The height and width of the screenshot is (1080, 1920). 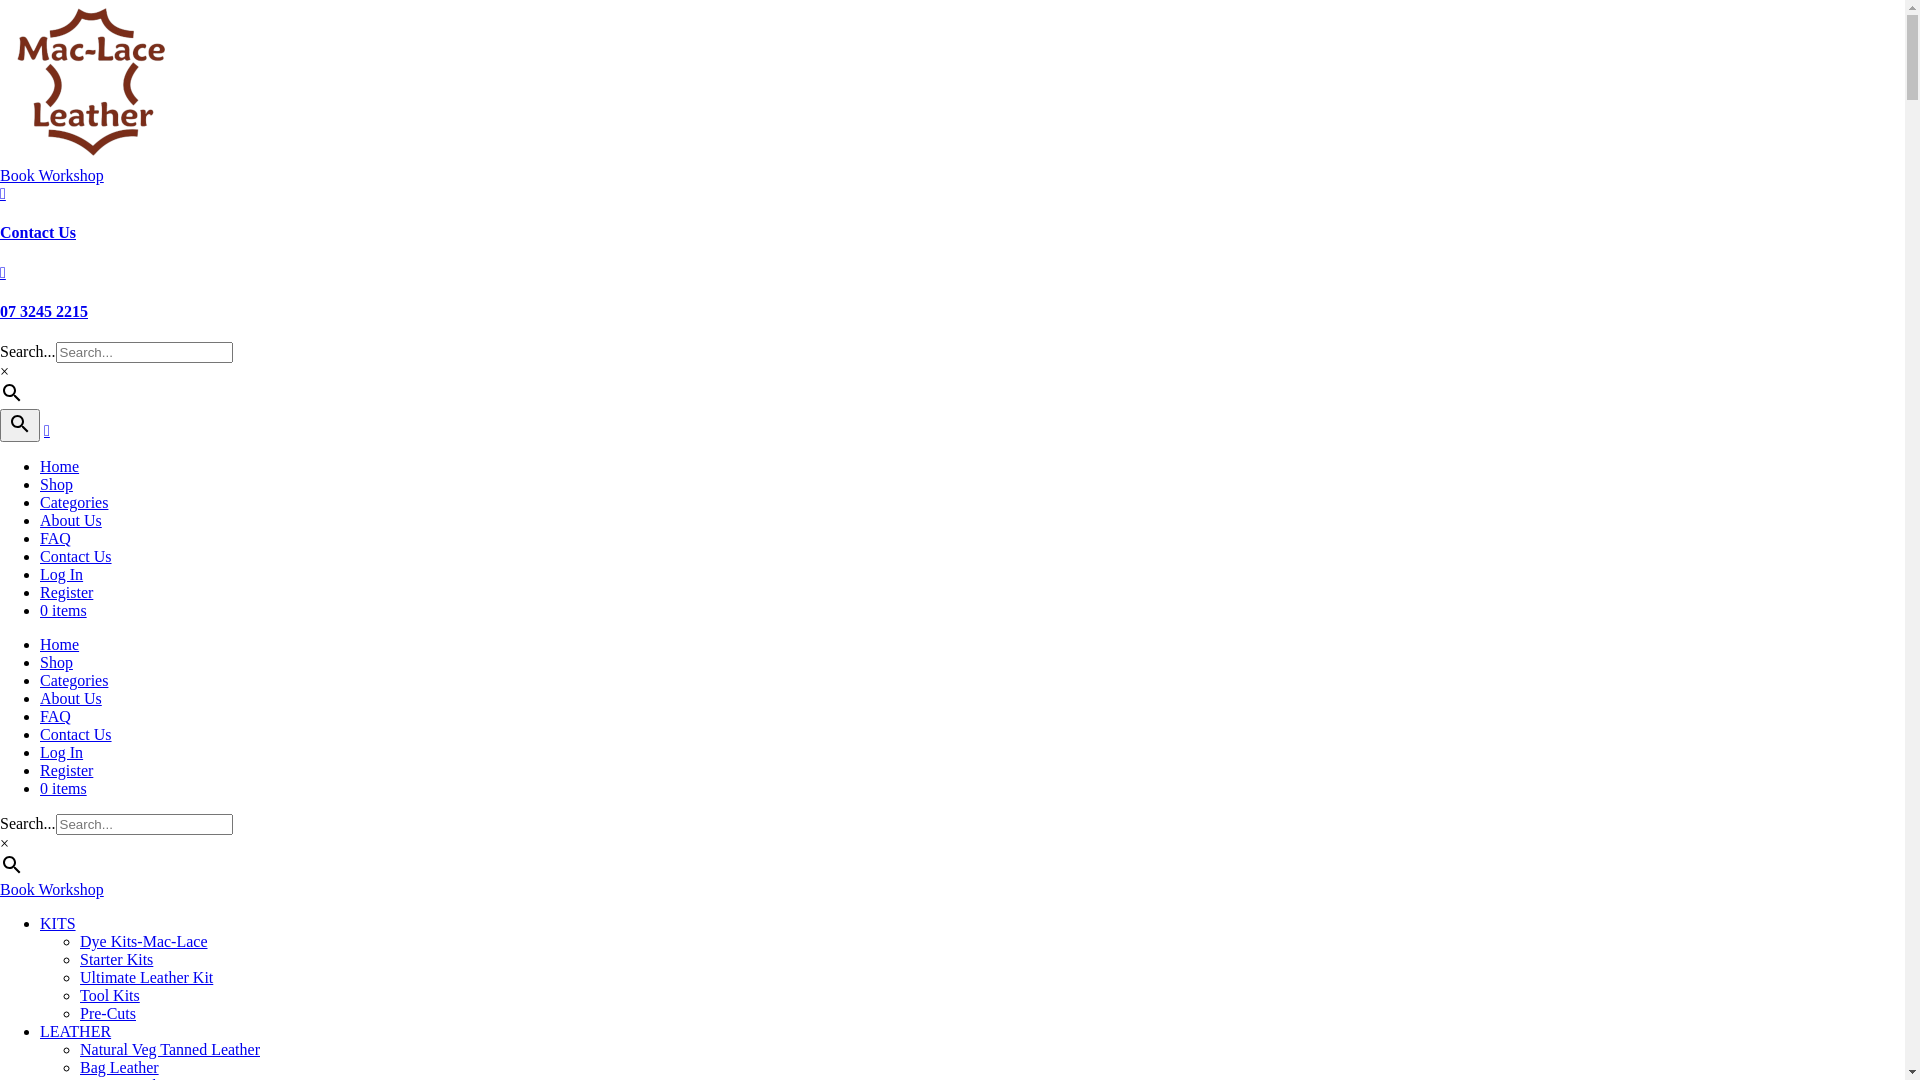 I want to click on 'Log In', so click(x=61, y=752).